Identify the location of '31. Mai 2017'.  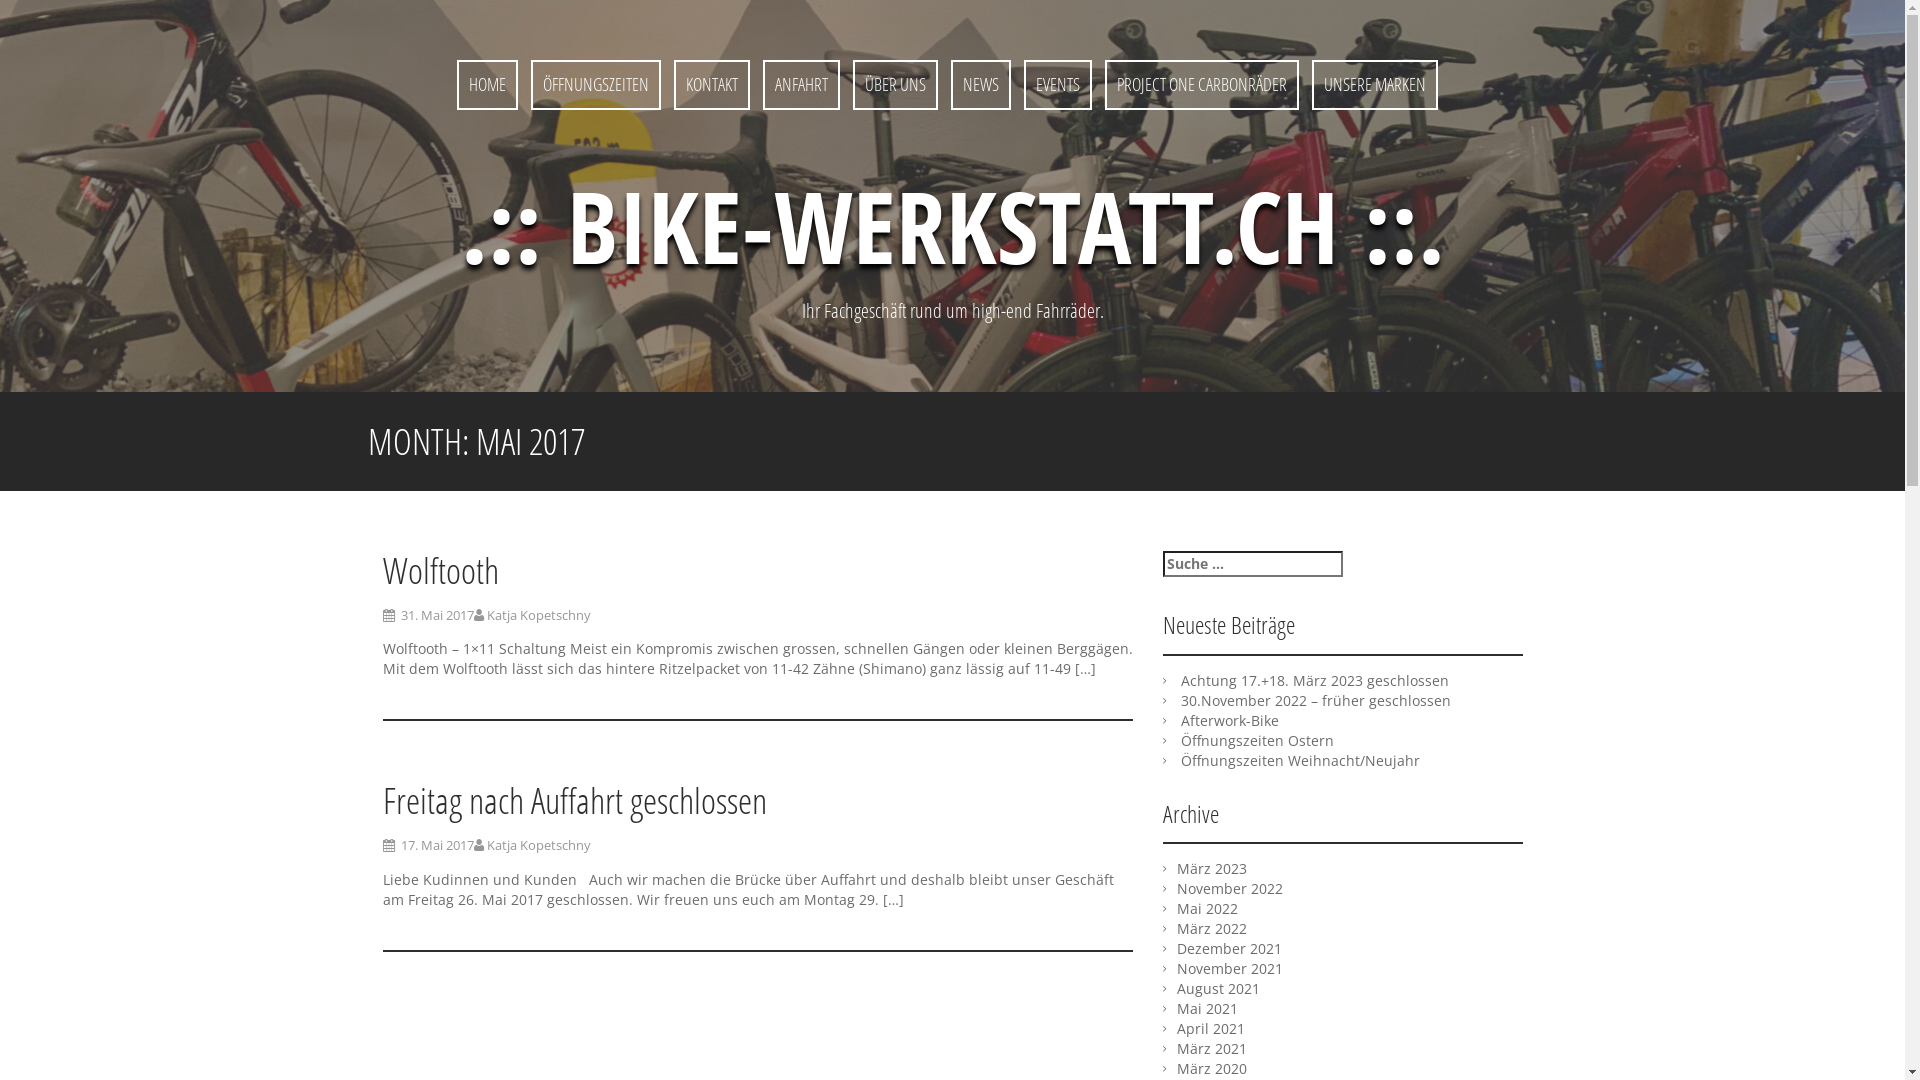
(399, 613).